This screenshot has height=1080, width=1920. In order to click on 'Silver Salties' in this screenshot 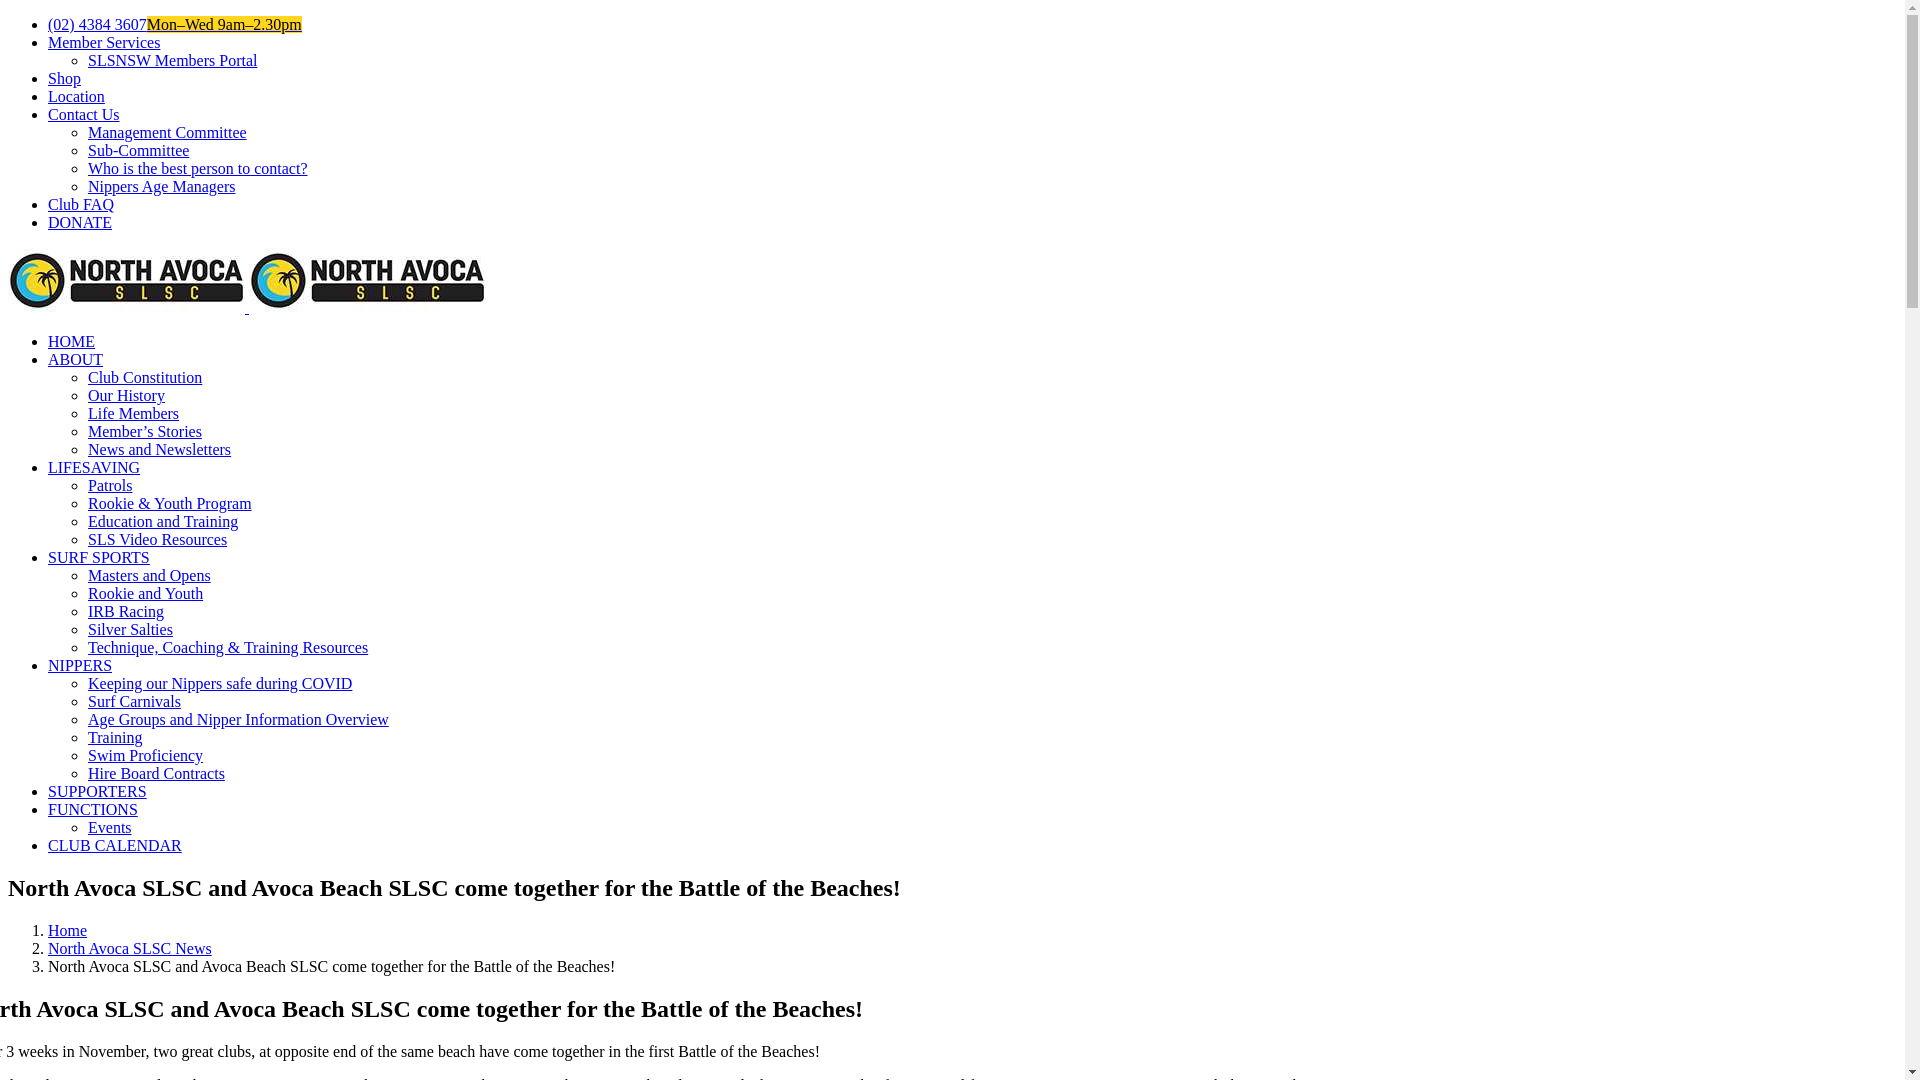, I will do `click(129, 628)`.